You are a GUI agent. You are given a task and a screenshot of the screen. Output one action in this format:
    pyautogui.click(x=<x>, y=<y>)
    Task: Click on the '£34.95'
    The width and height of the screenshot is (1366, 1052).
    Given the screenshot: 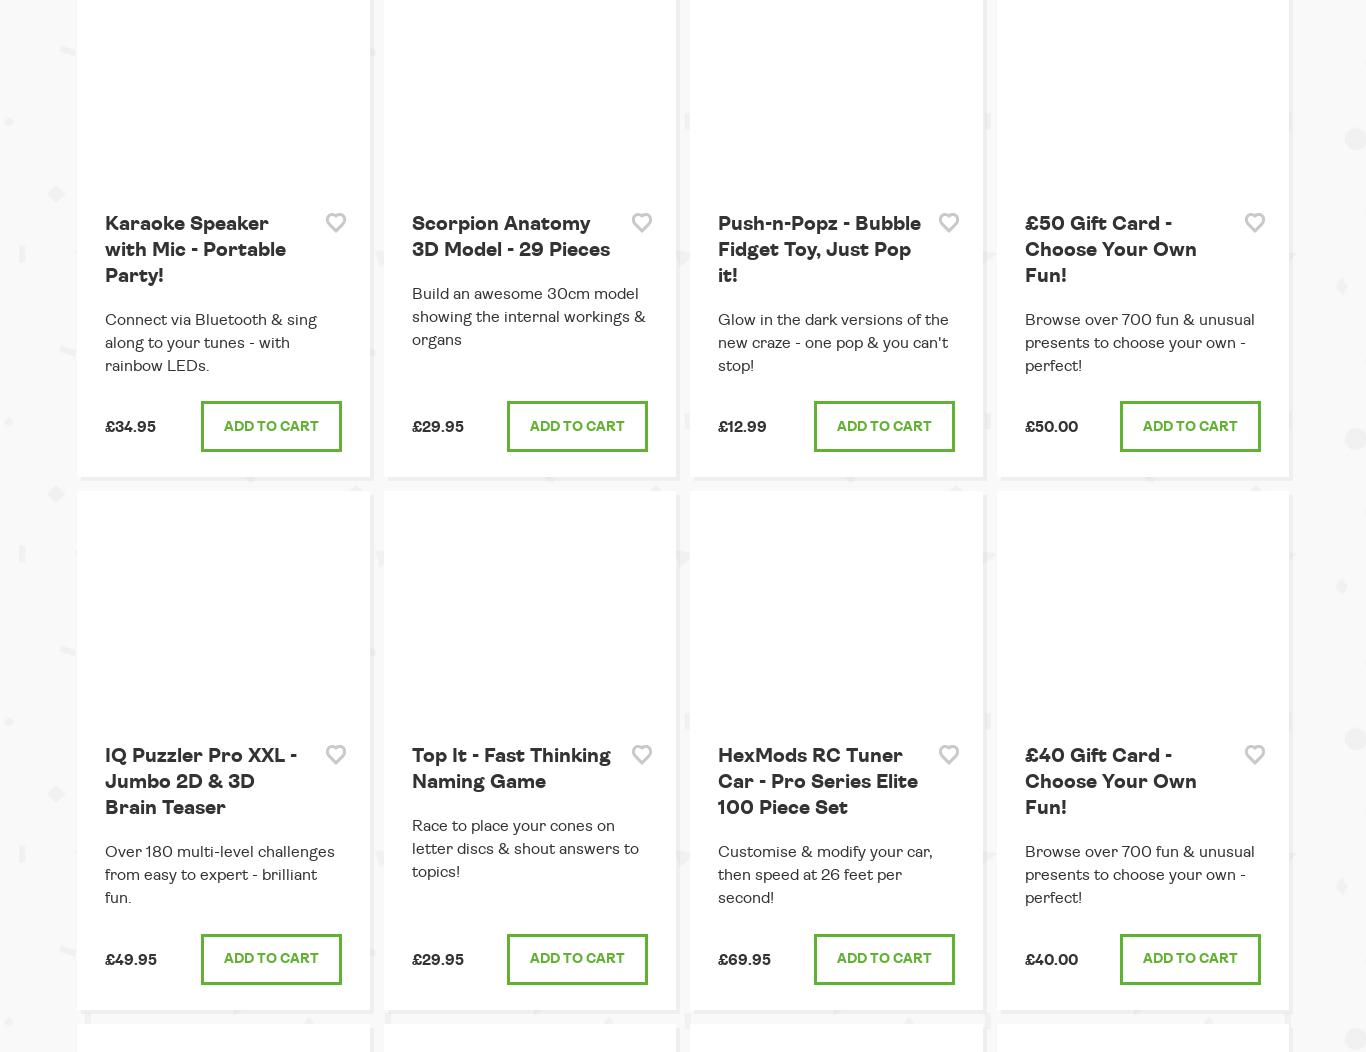 What is the action you would take?
    pyautogui.click(x=129, y=426)
    